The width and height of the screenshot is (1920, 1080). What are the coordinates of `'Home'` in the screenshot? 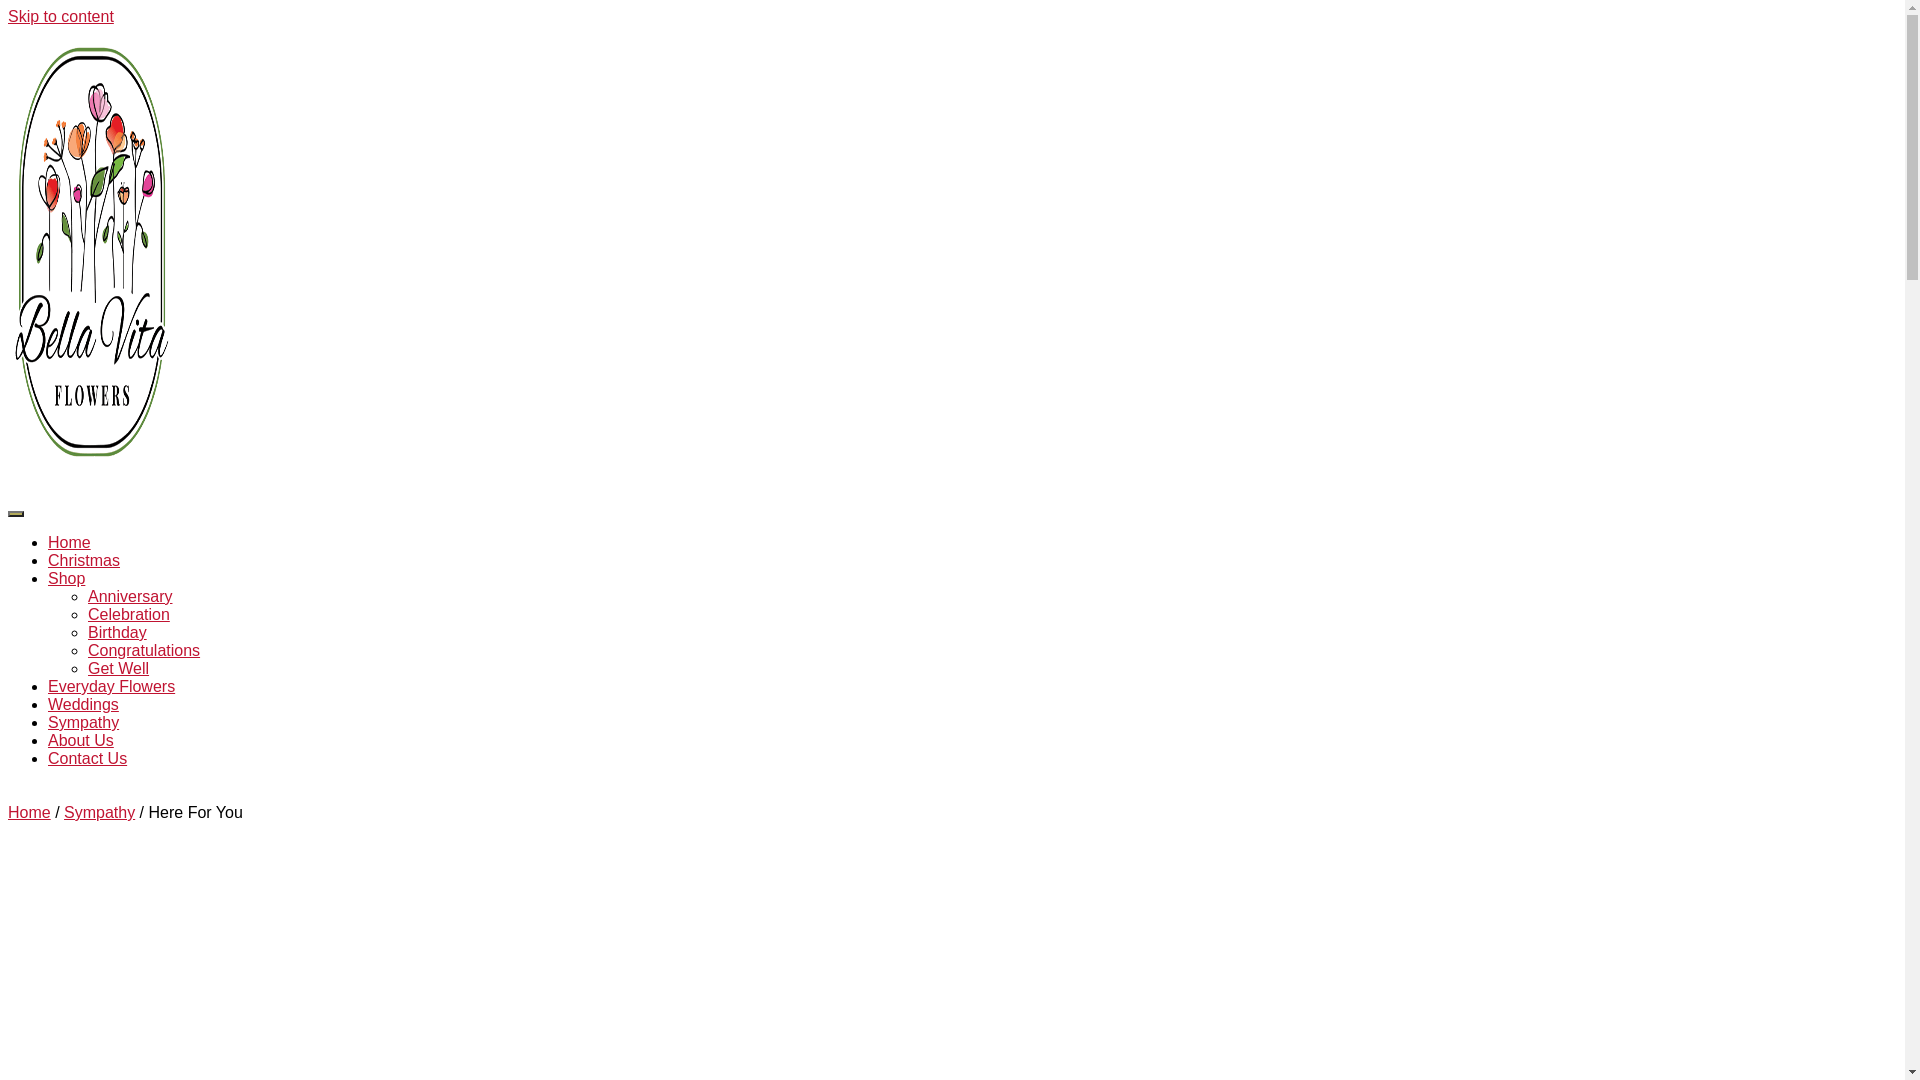 It's located at (29, 812).